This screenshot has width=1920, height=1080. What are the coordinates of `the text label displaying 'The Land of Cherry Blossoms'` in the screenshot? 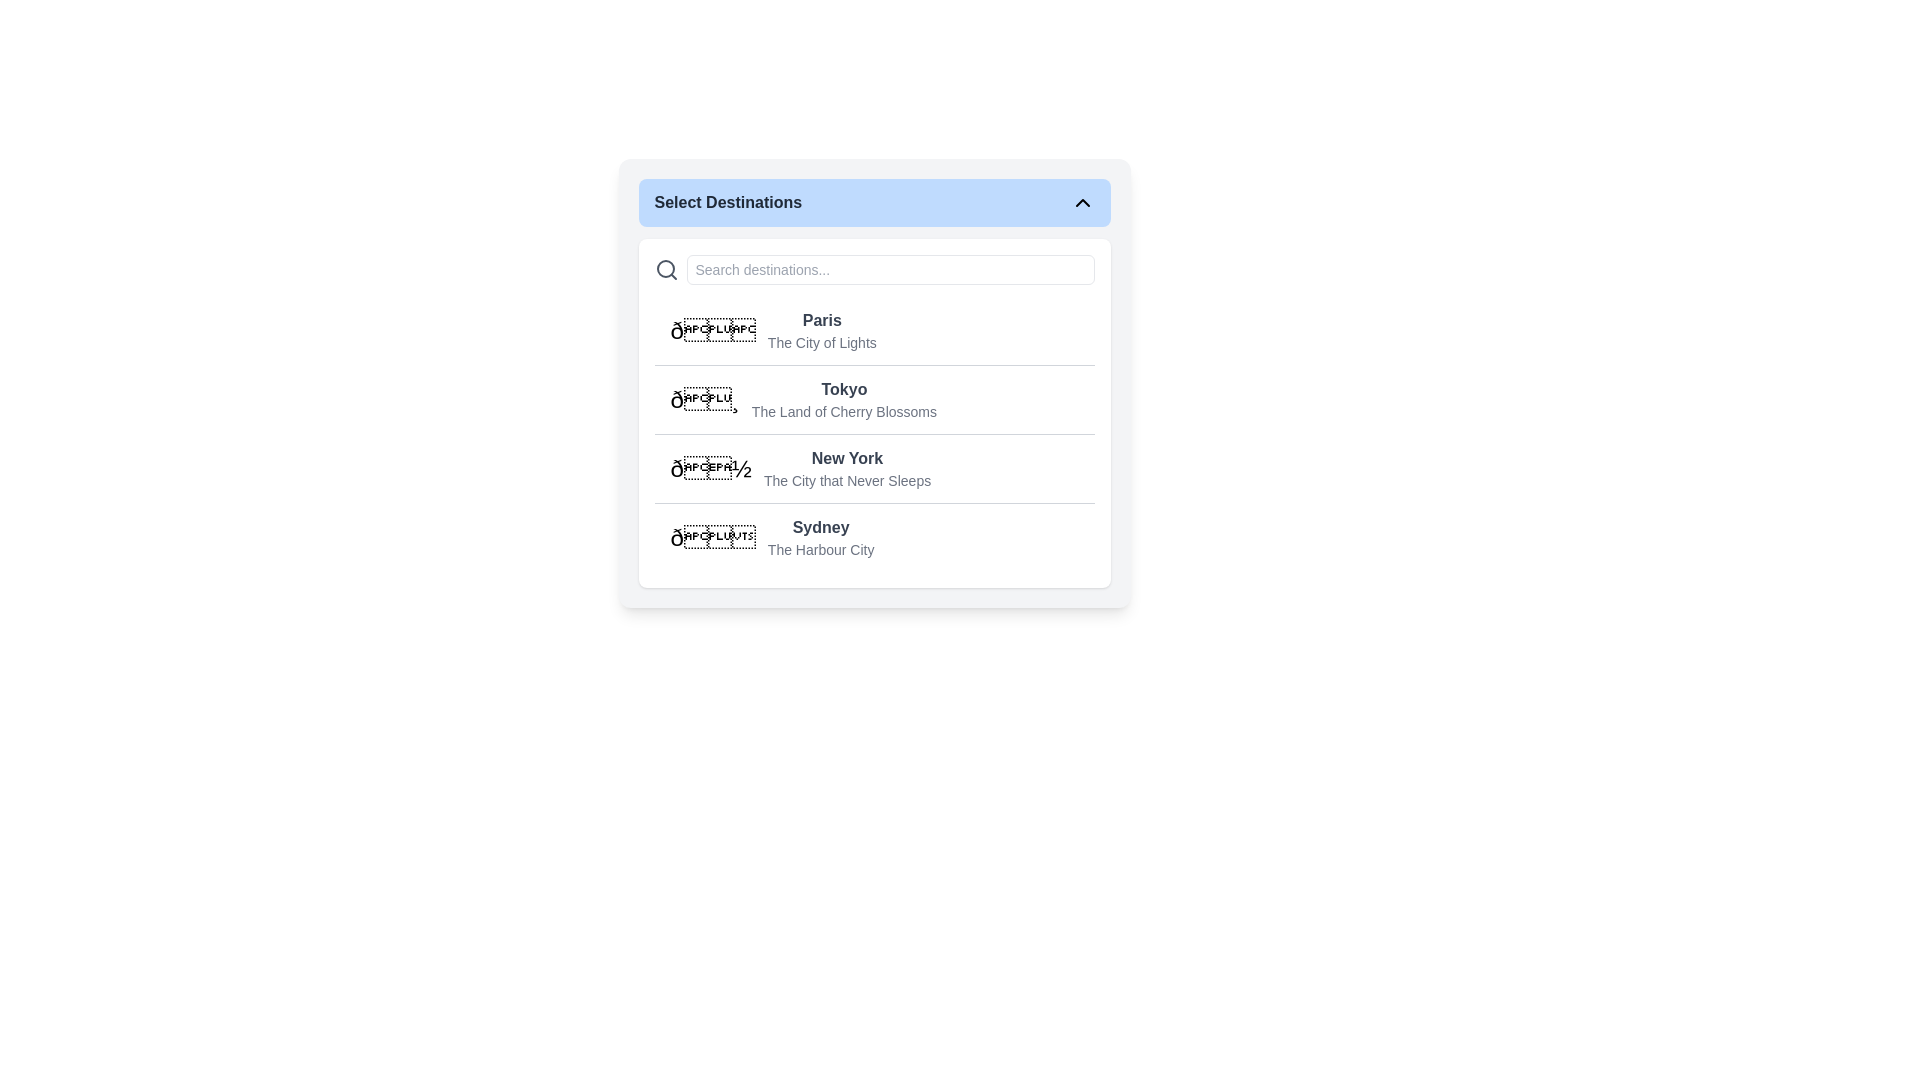 It's located at (844, 411).